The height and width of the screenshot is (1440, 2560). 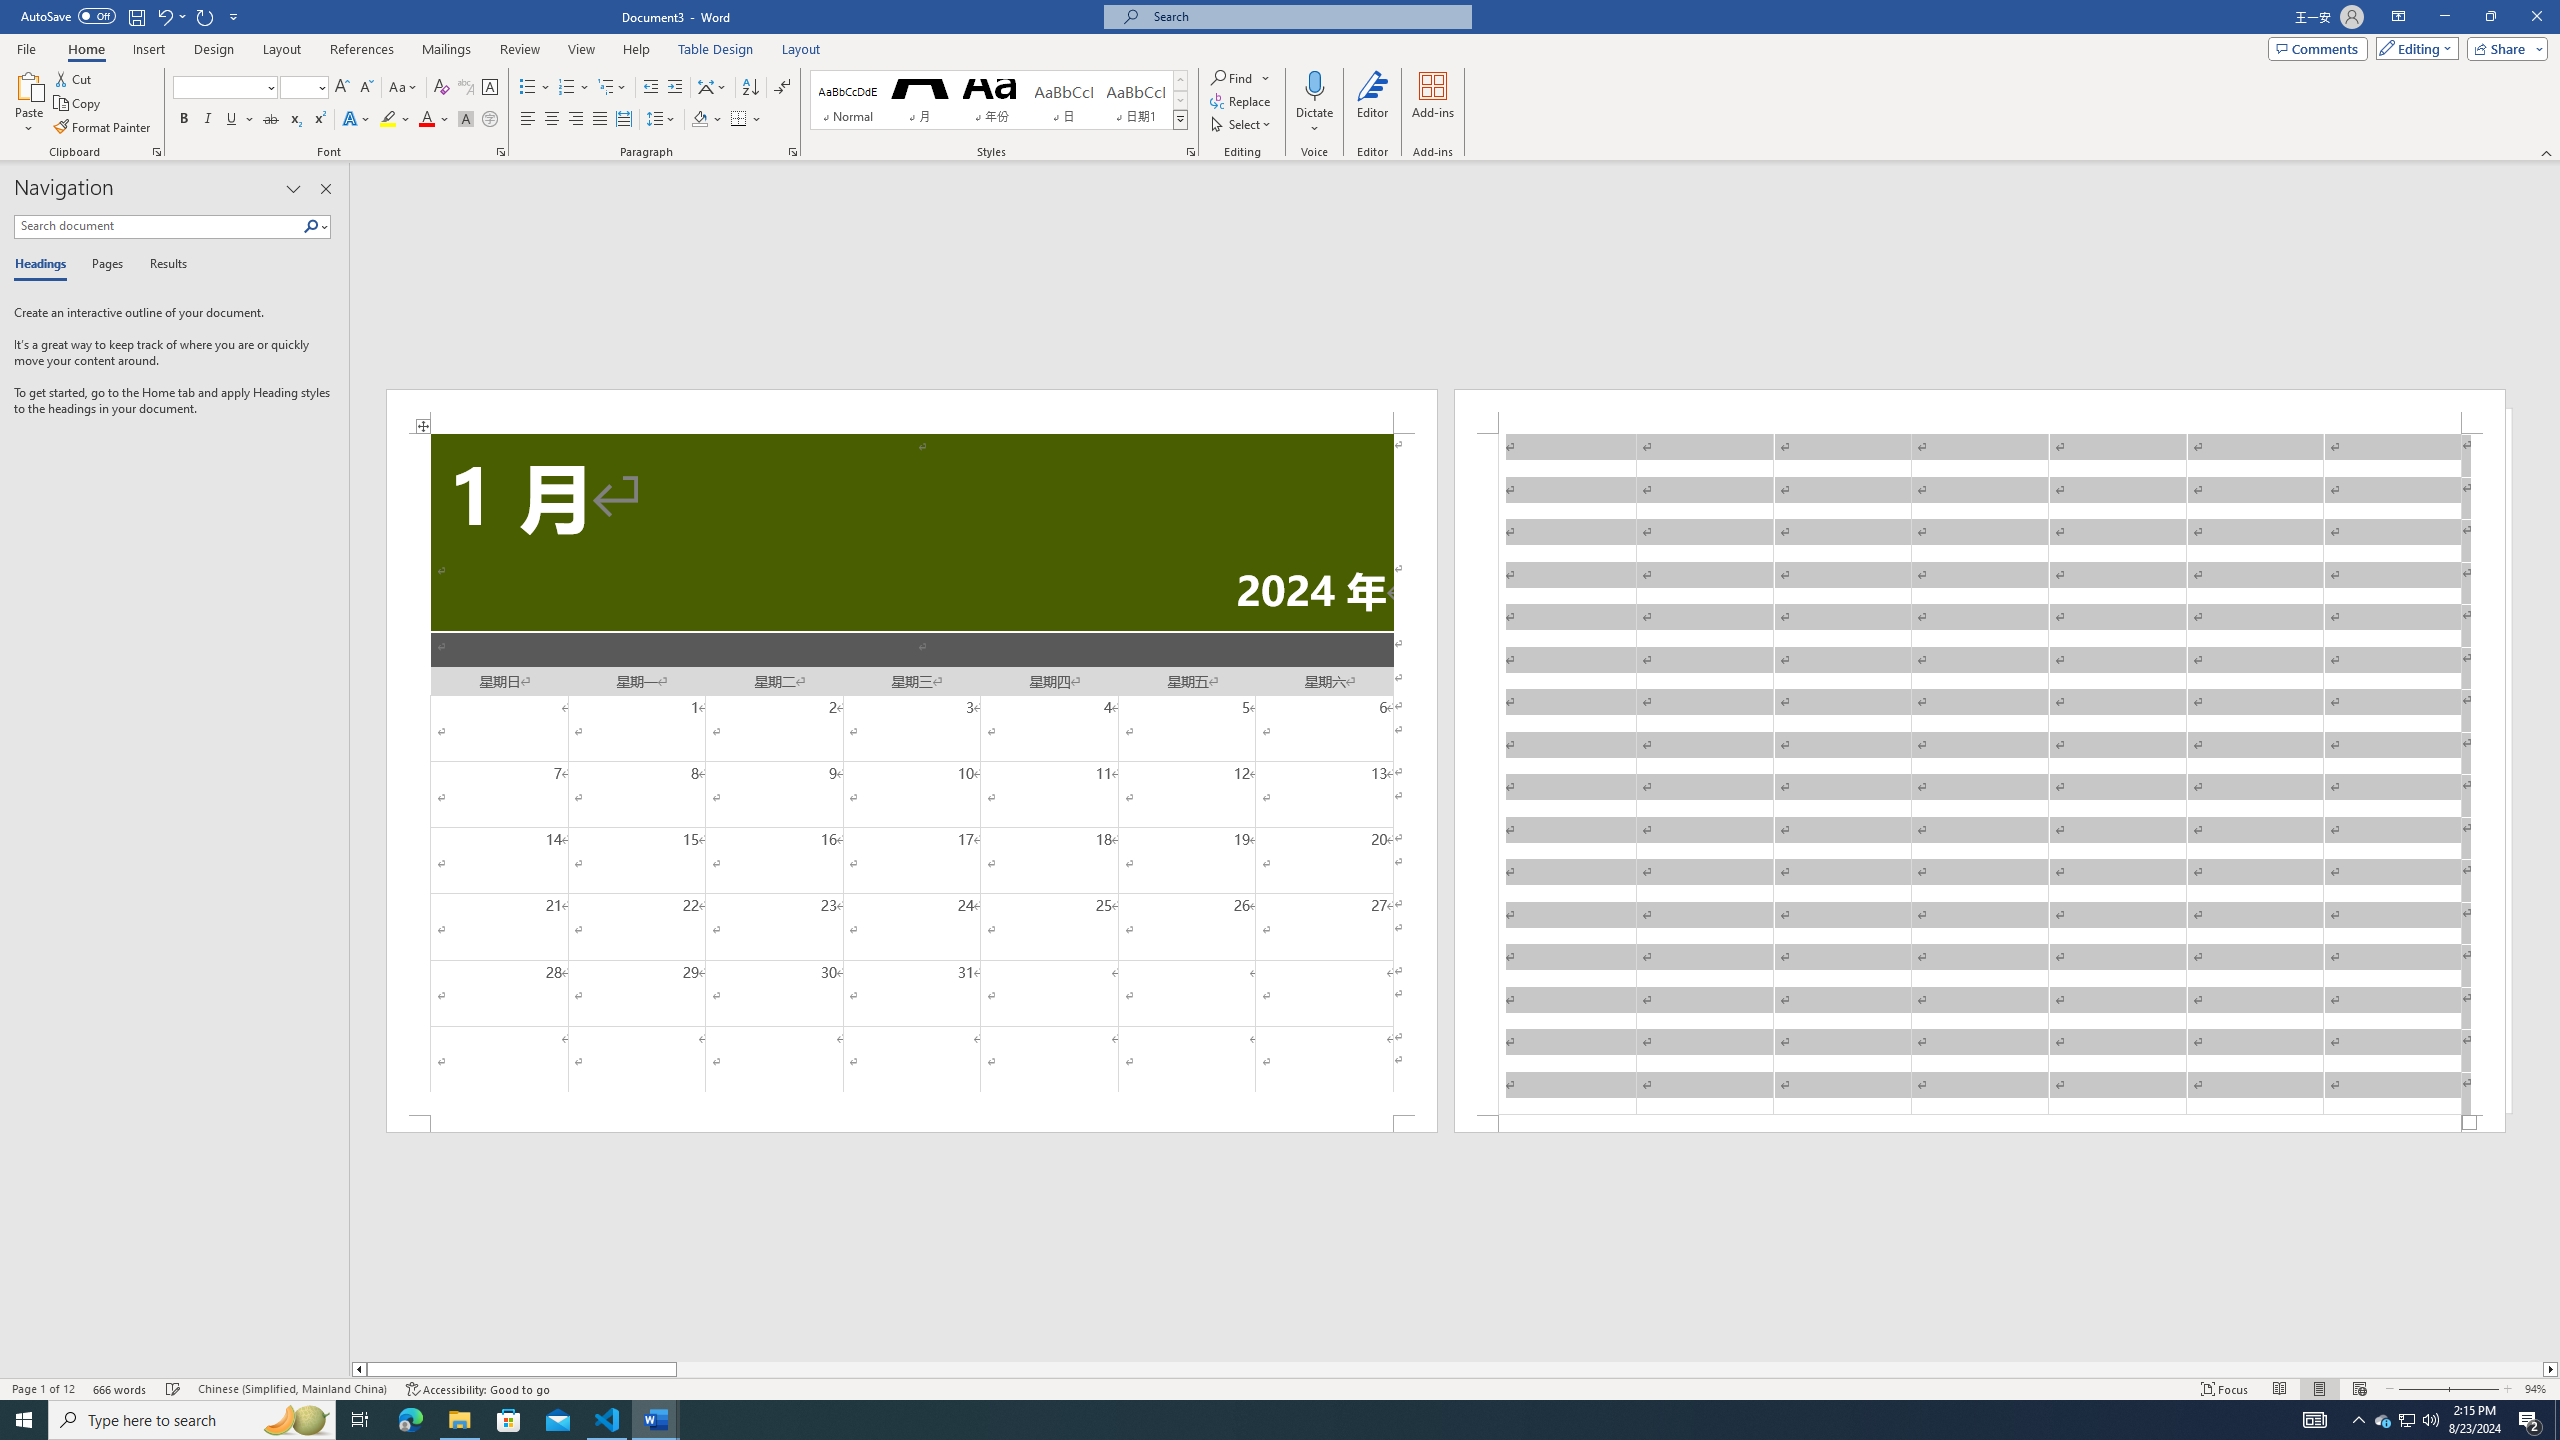 I want to click on 'Character Shading', so click(x=464, y=118).